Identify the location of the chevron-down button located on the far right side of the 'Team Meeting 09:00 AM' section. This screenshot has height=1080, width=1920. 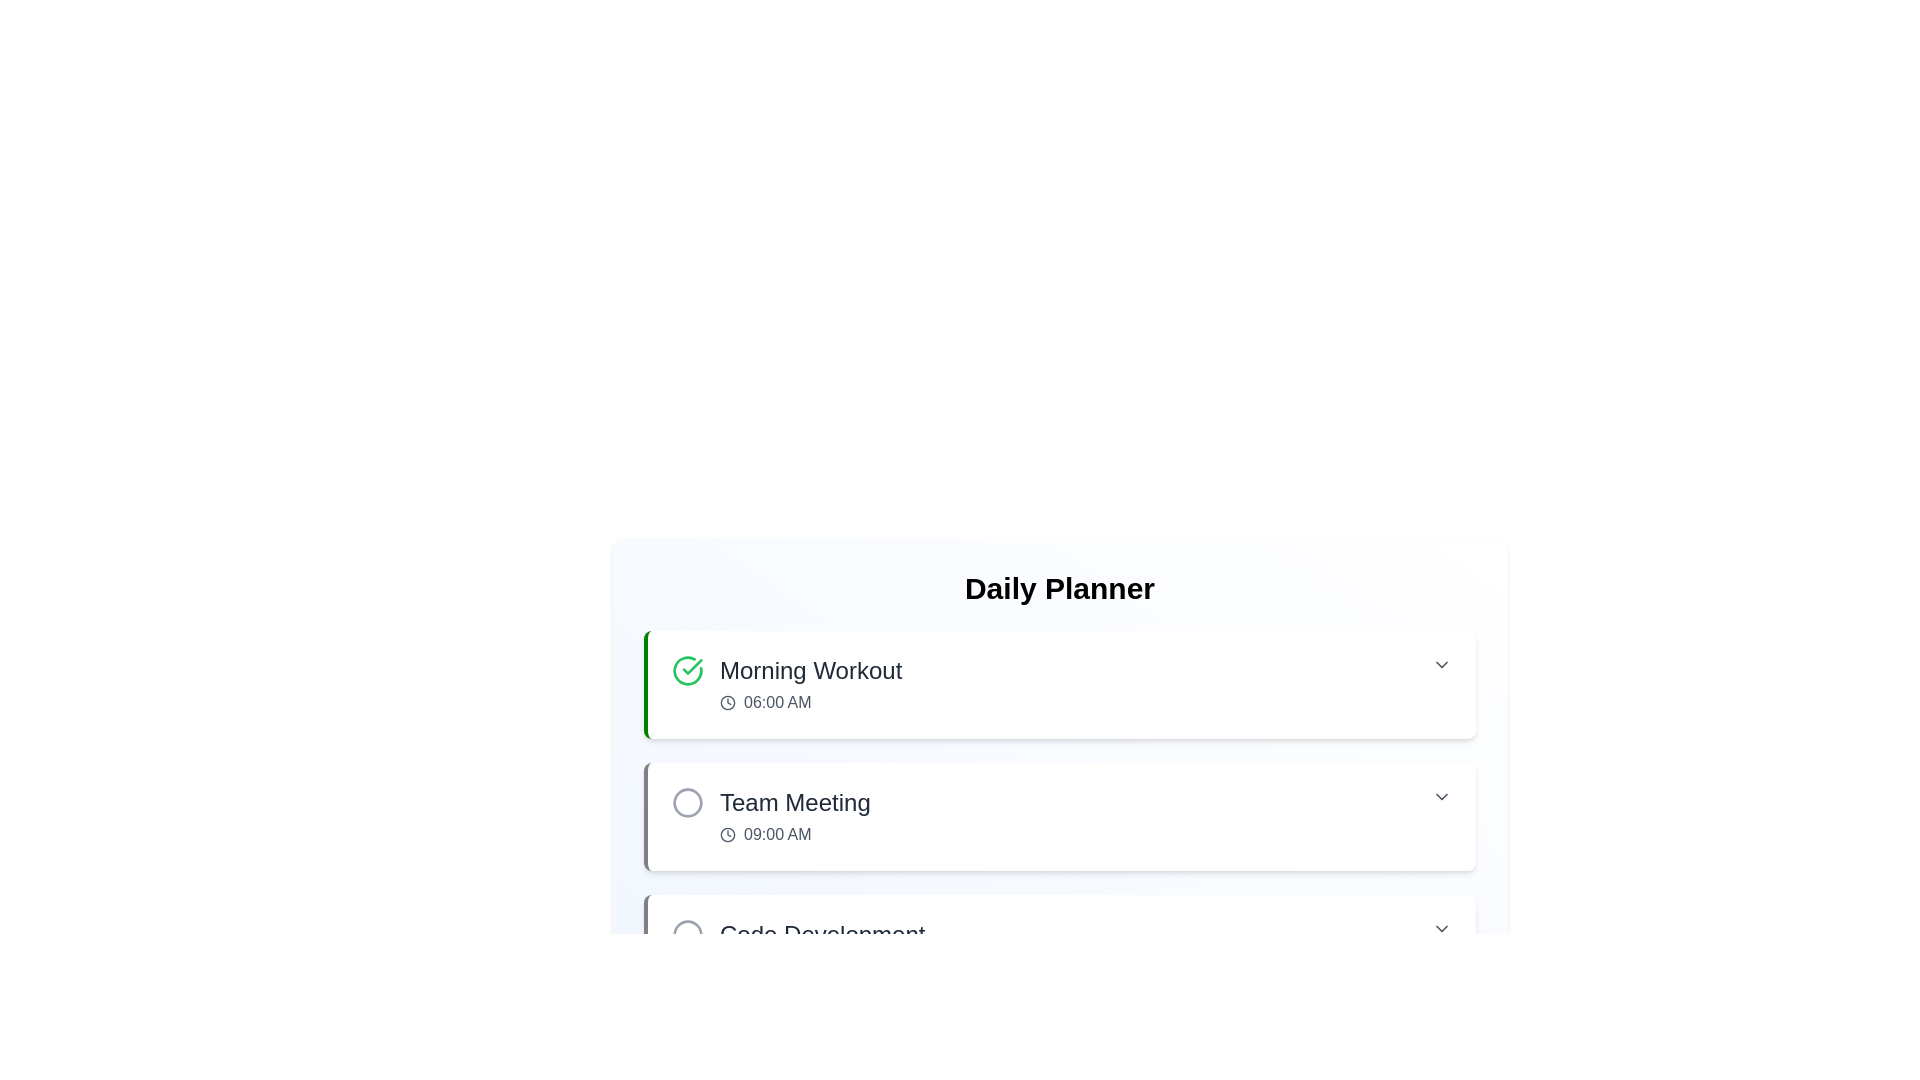
(1441, 796).